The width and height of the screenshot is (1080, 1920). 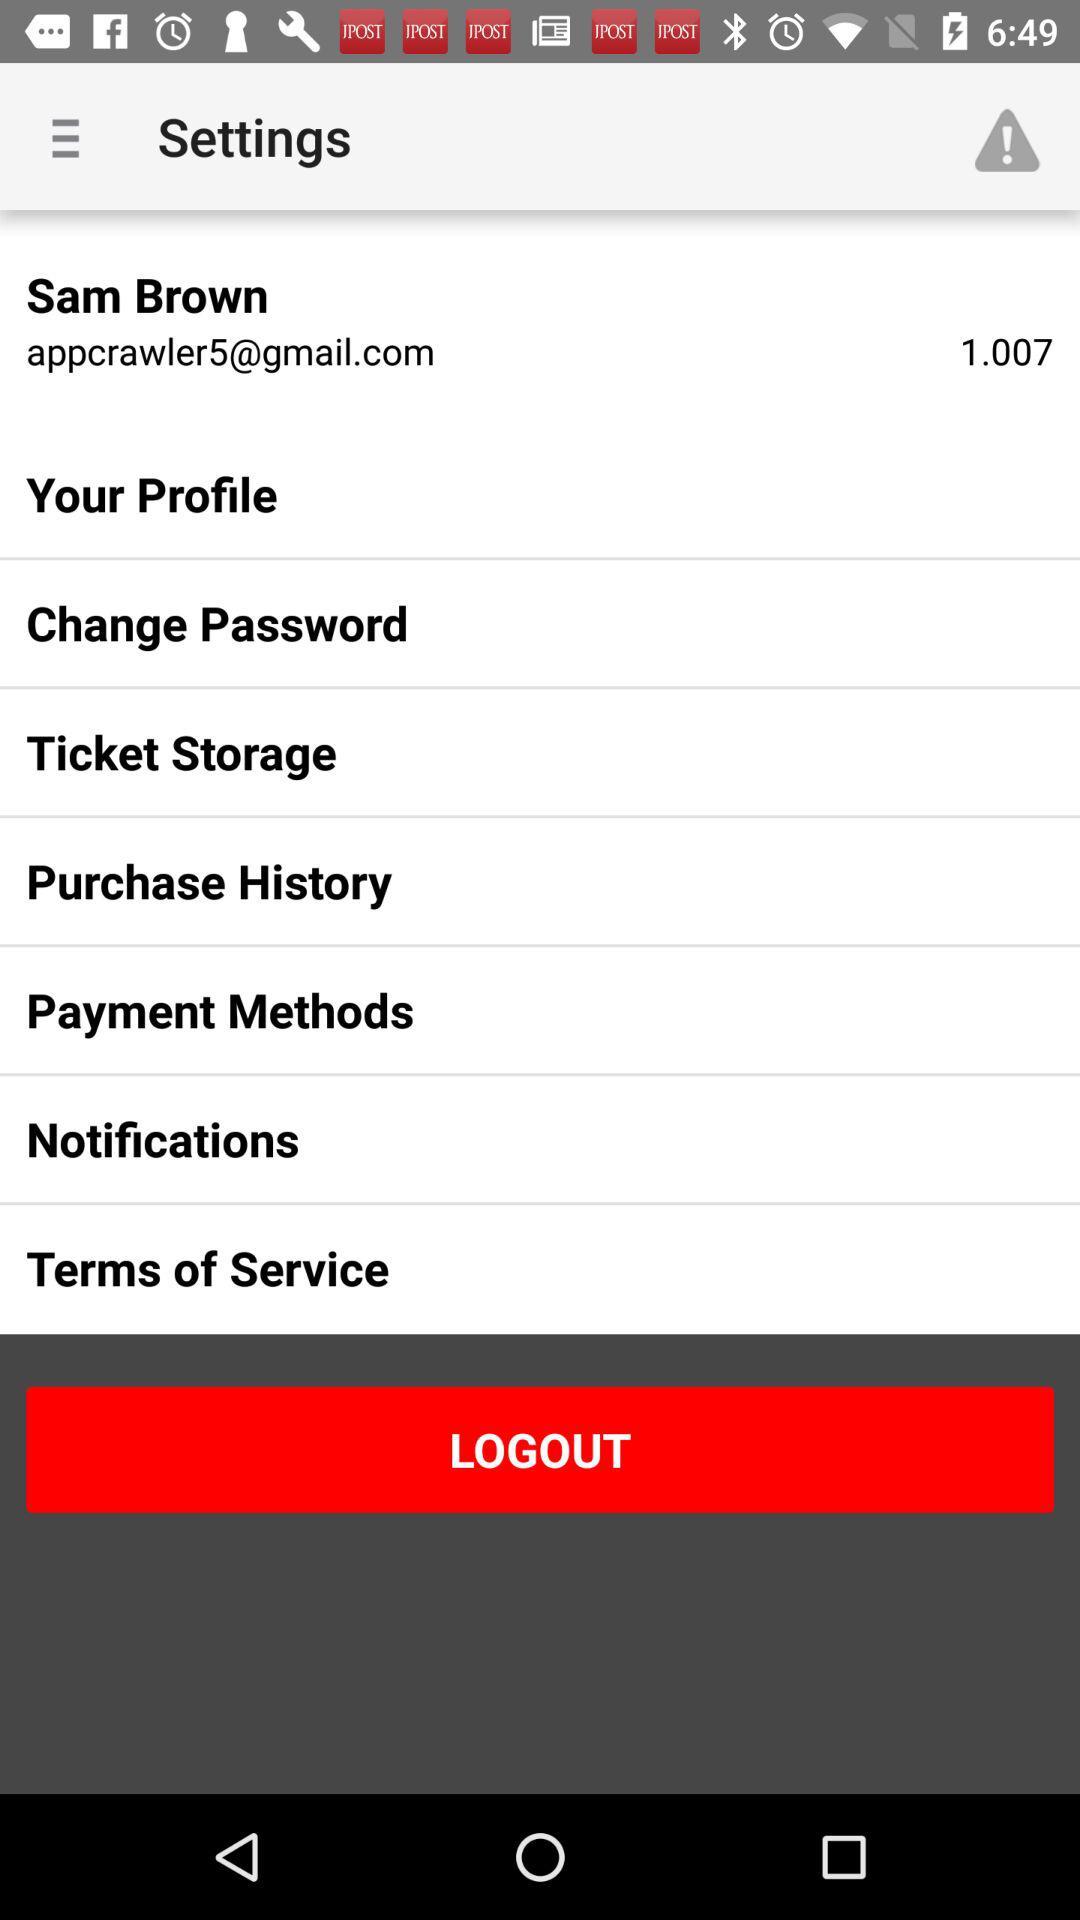 I want to click on item to the left of settings item, so click(x=72, y=135).